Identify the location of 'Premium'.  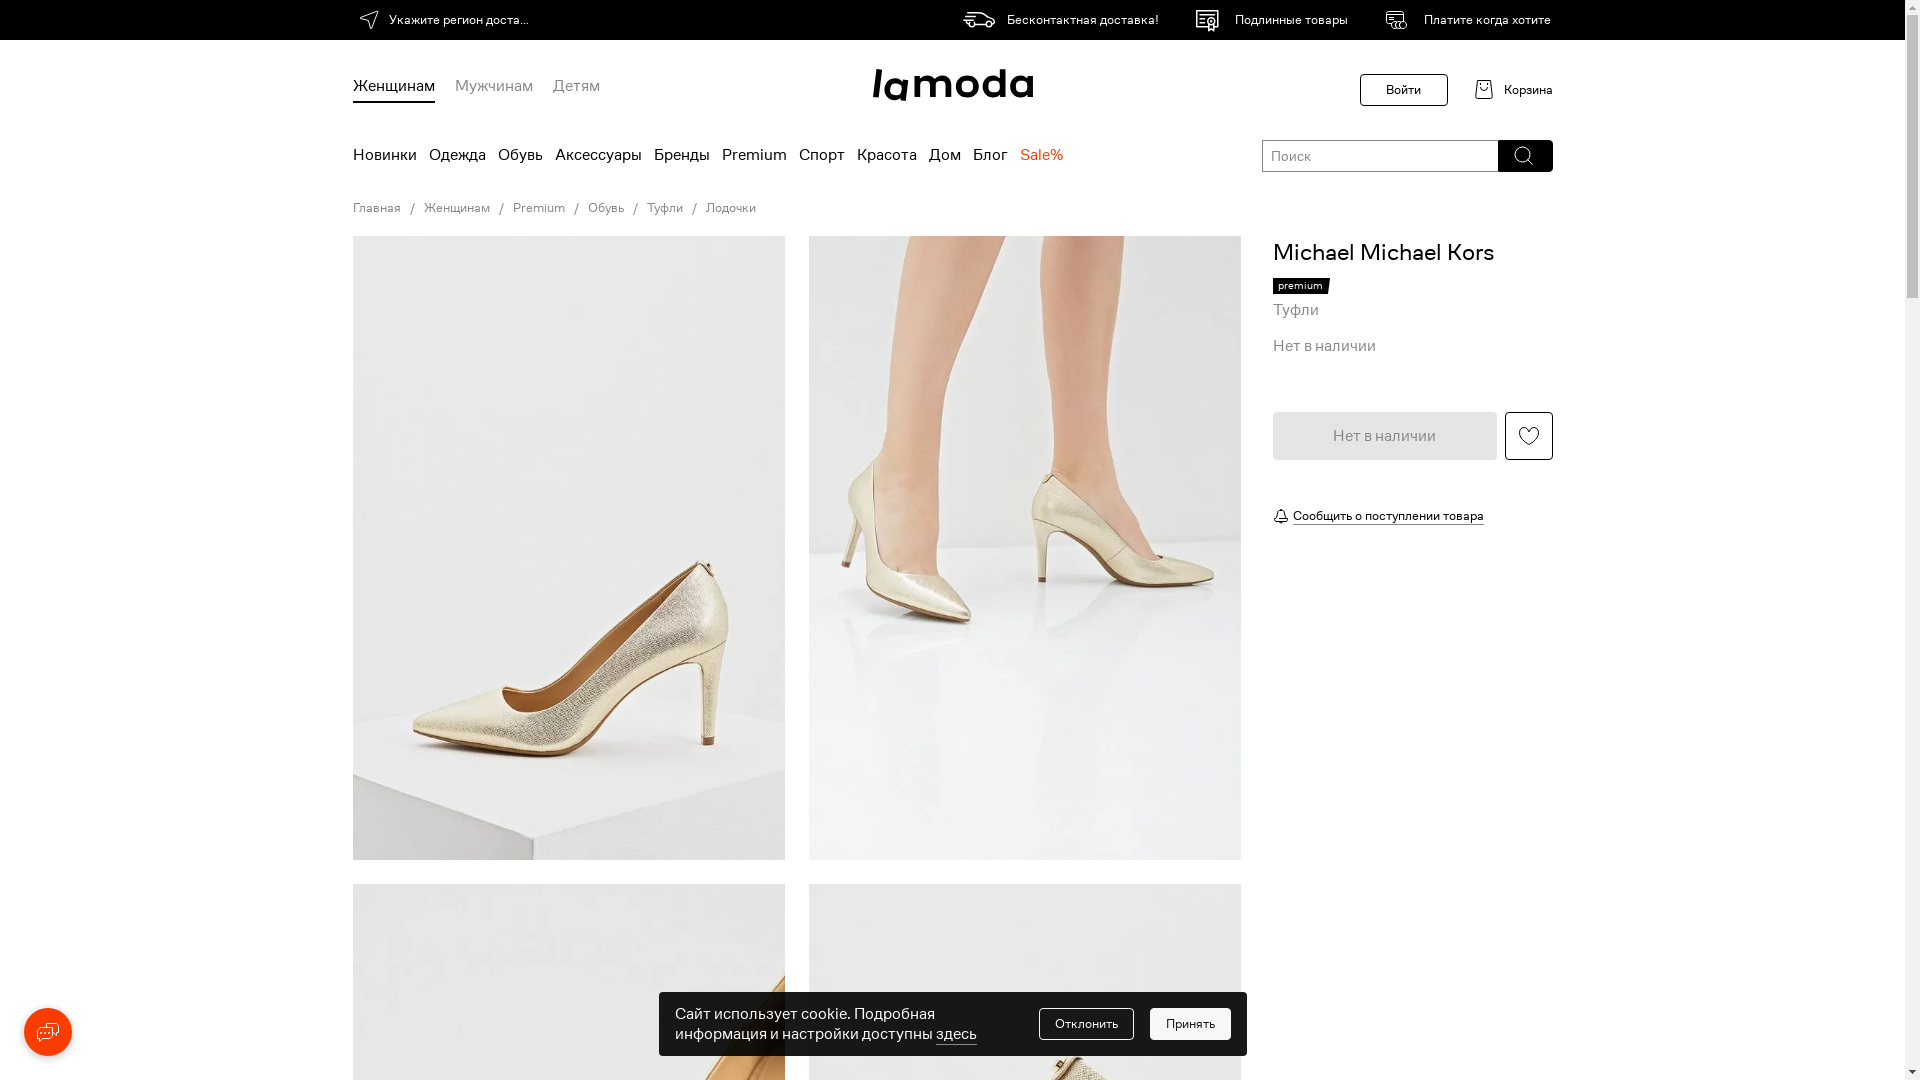
(537, 208).